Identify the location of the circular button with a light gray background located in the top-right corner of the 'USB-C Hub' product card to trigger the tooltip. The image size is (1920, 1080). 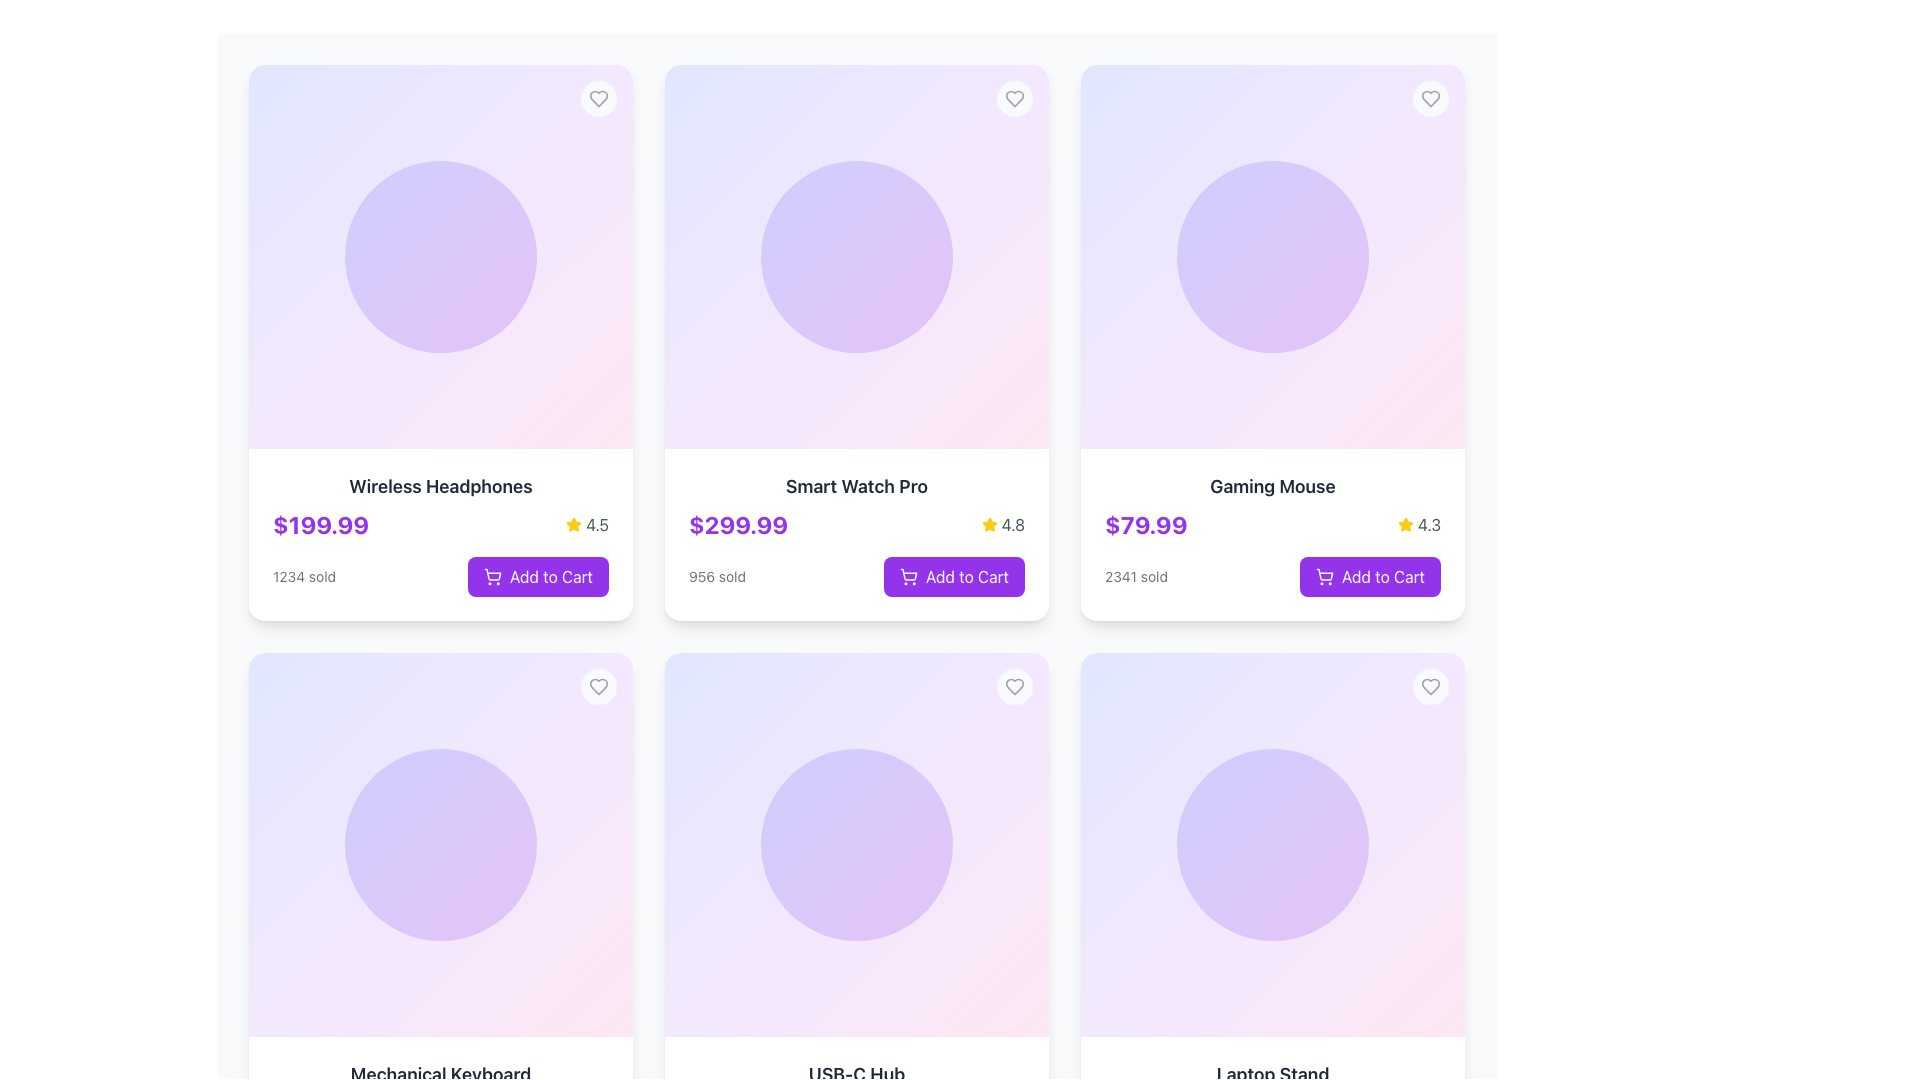
(1014, 685).